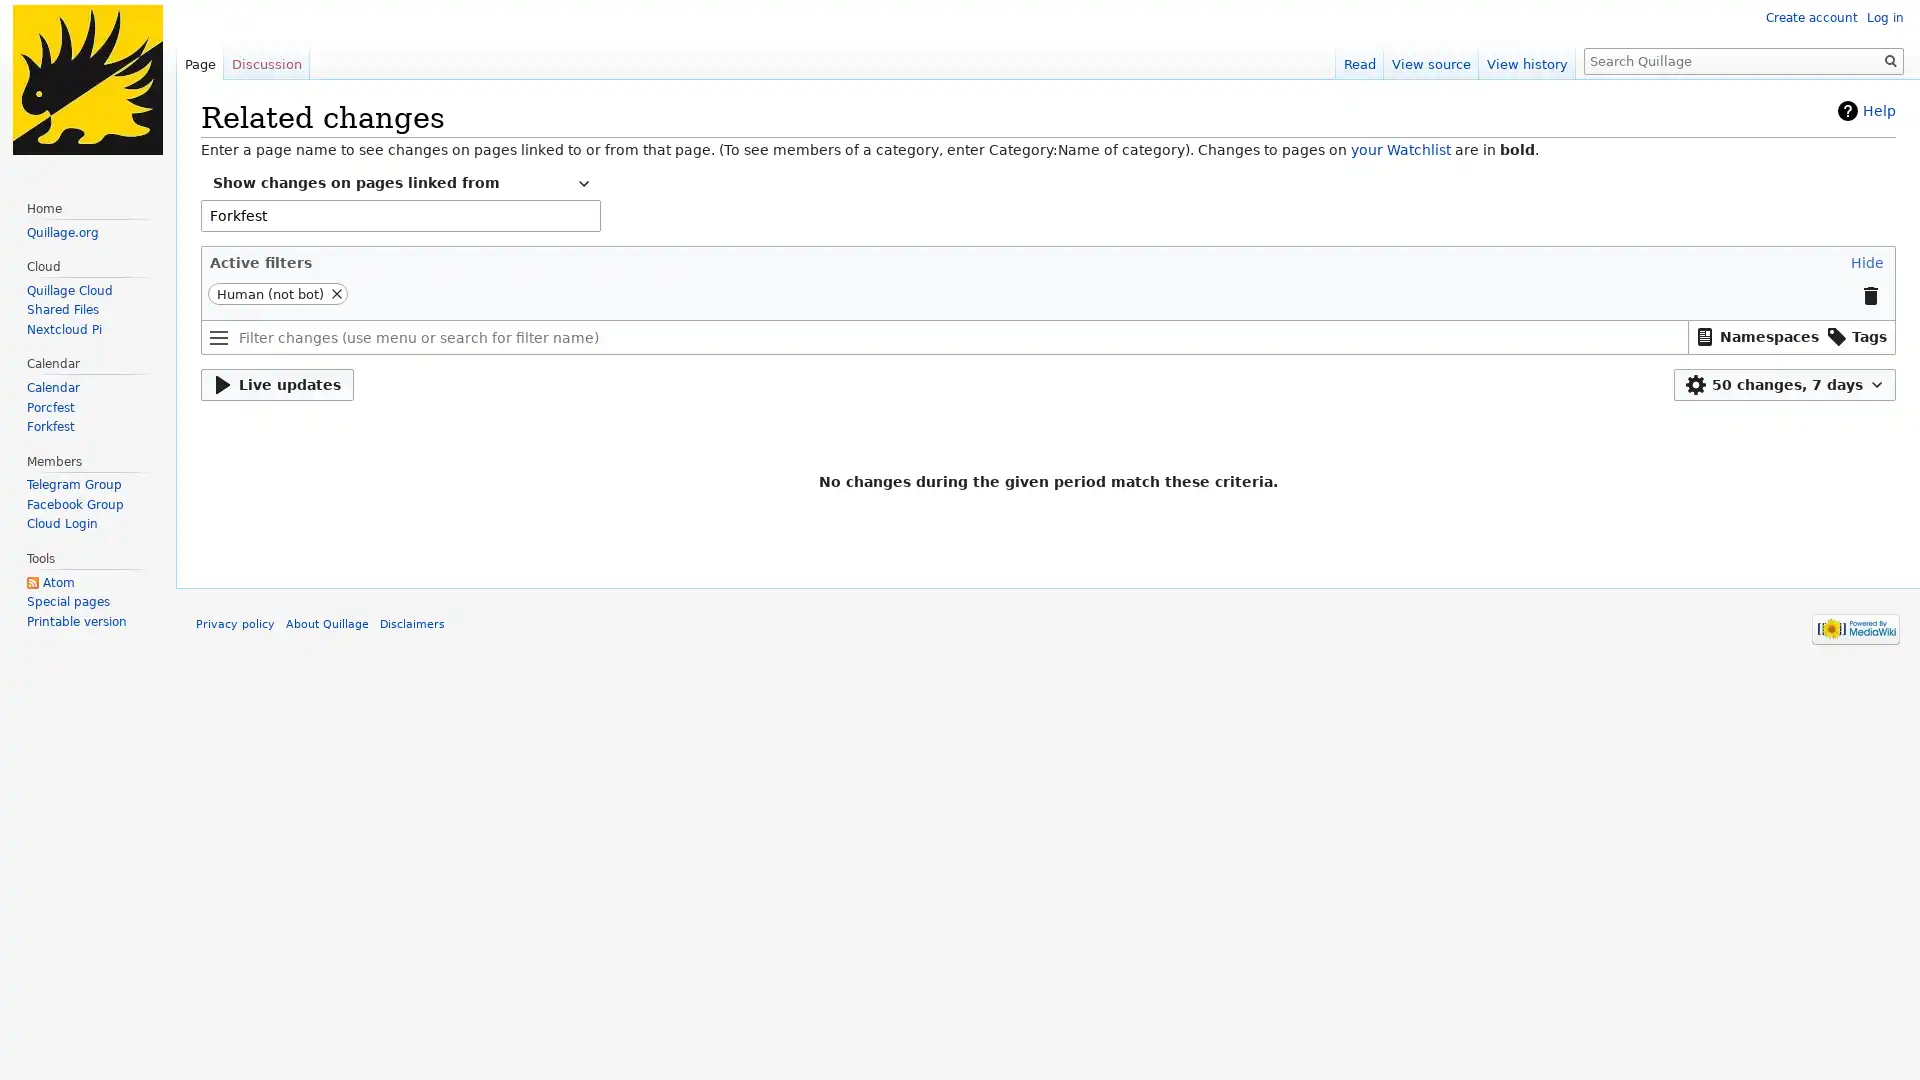 This screenshot has height=1080, width=1920. What do you see at coordinates (1869, 294) in the screenshot?
I see `Clear all filters` at bounding box center [1869, 294].